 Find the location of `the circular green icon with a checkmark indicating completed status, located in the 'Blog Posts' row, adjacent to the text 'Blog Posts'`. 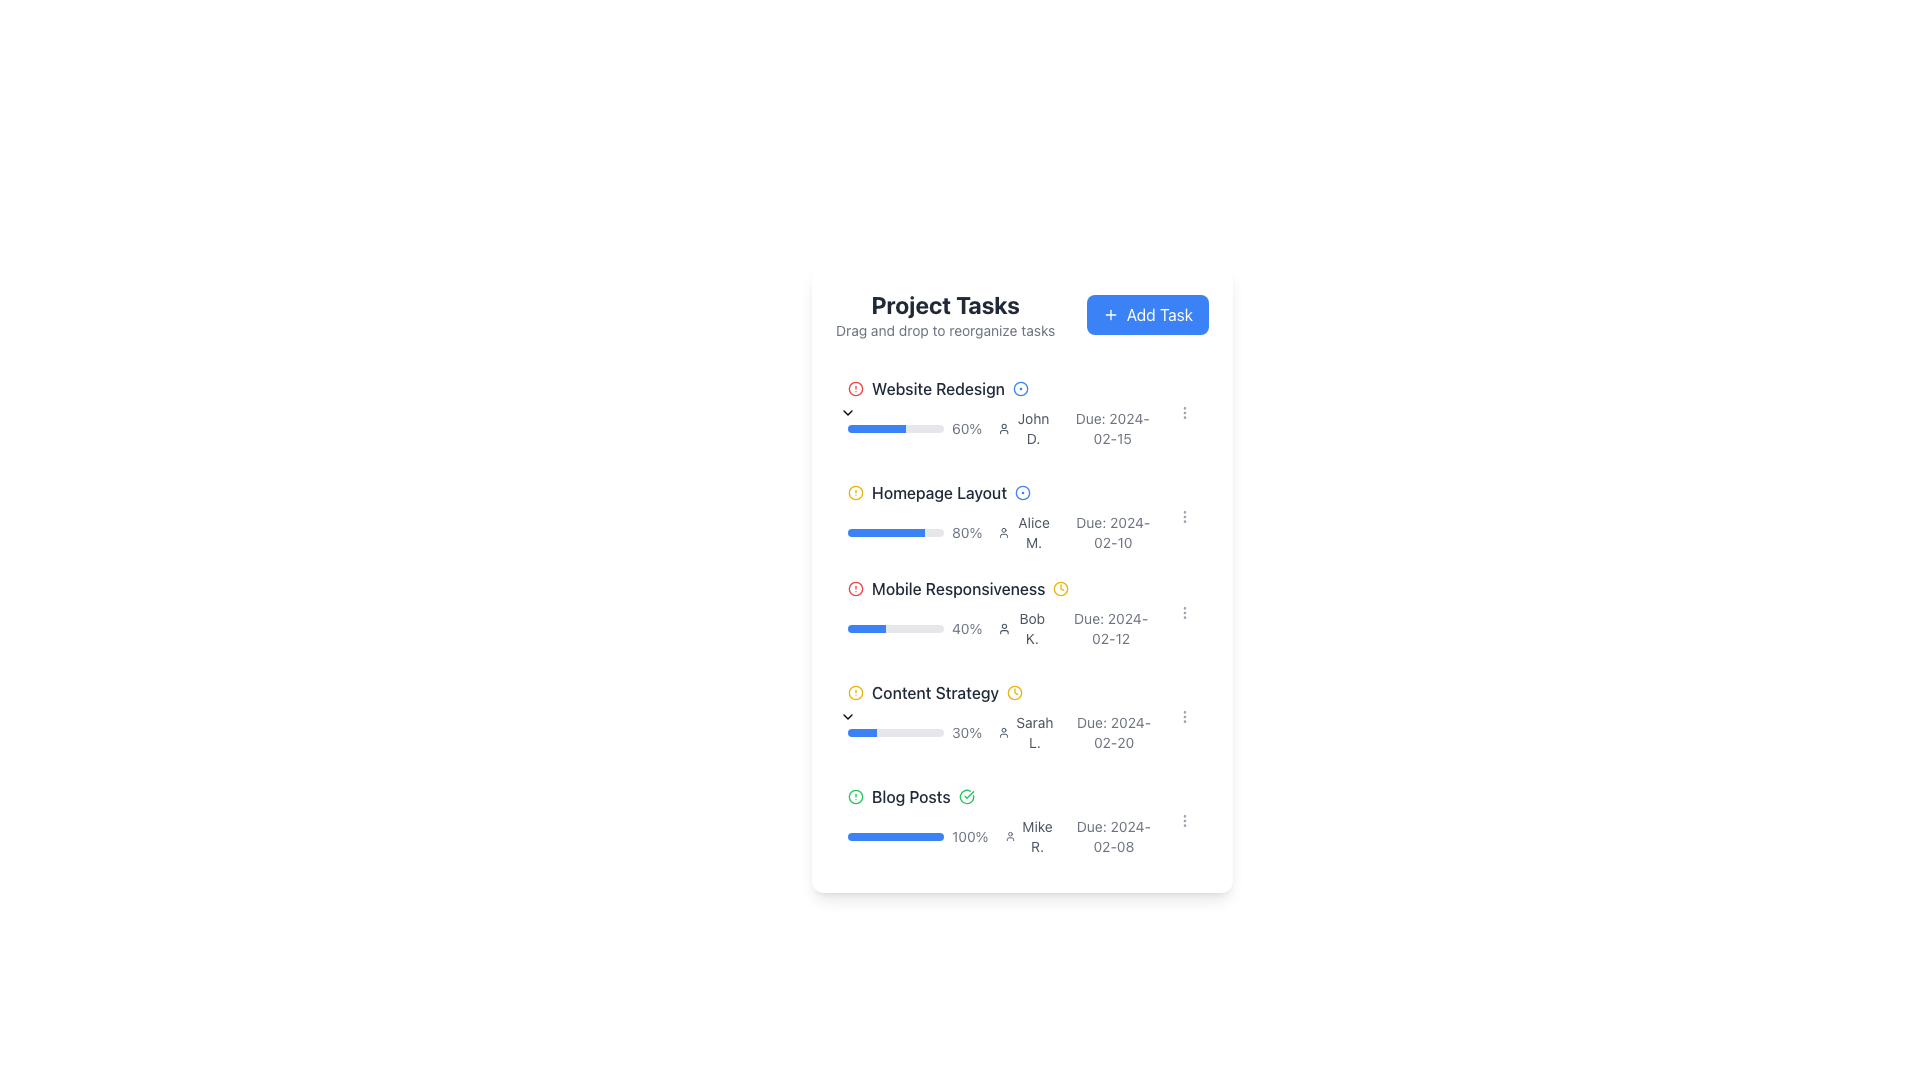

the circular green icon with a checkmark indicating completed status, located in the 'Blog Posts' row, adjacent to the text 'Blog Posts' is located at coordinates (966, 796).